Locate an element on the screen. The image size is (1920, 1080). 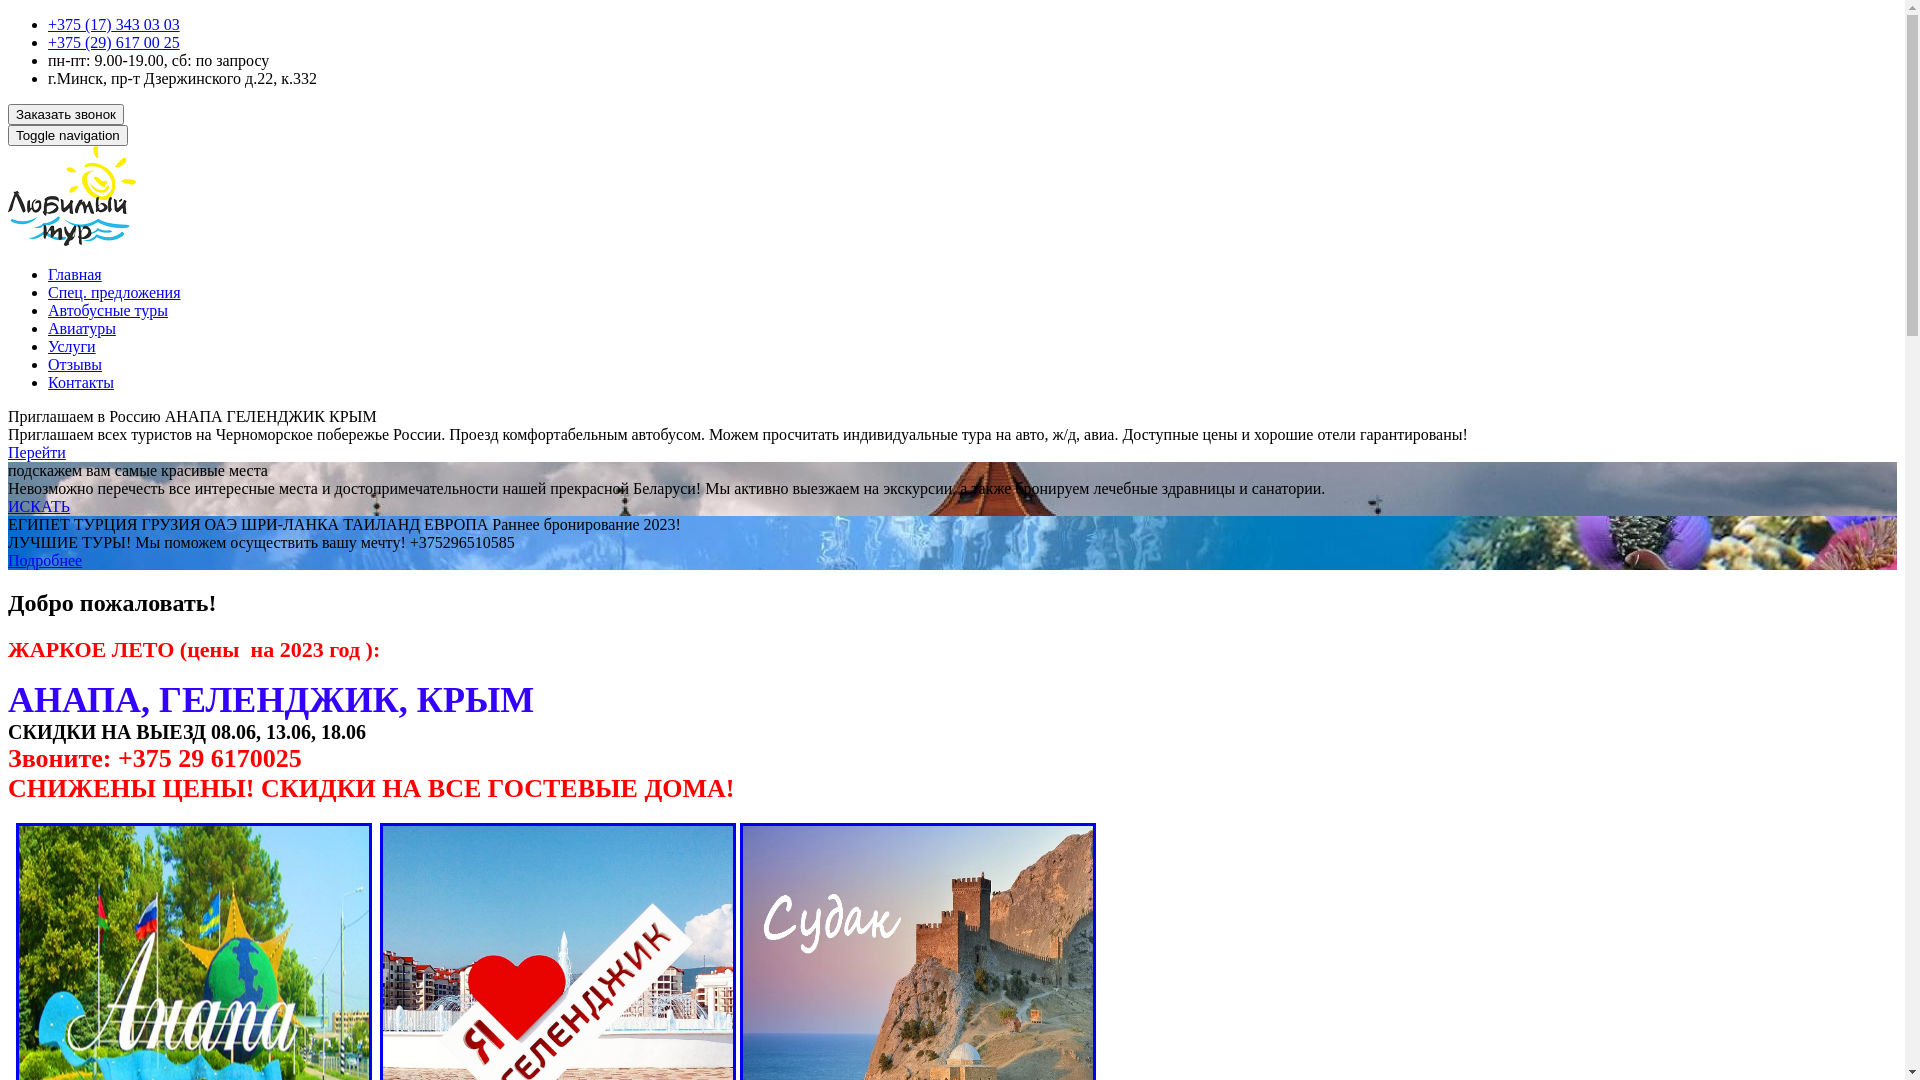
'Toggle navigation' is located at coordinates (67, 135).